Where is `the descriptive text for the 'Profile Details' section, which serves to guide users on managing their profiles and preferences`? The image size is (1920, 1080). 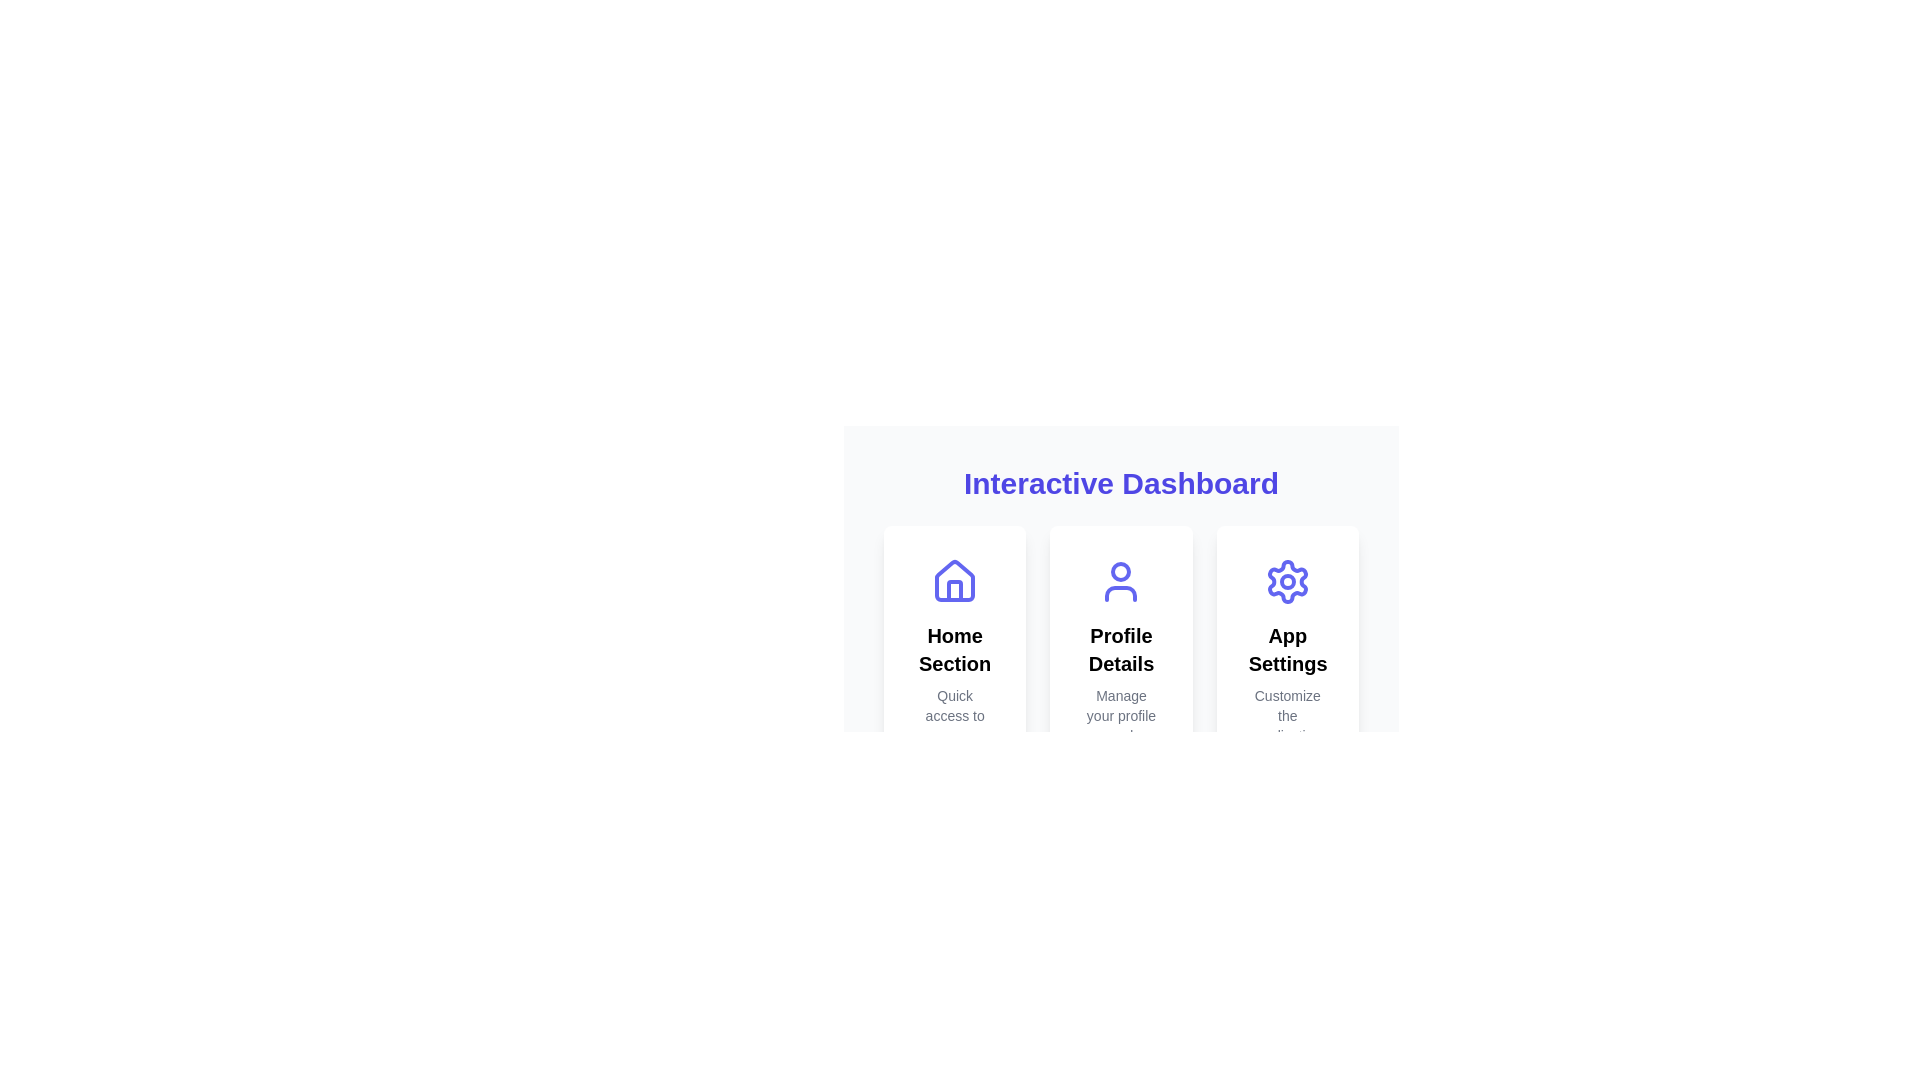 the descriptive text for the 'Profile Details' section, which serves to guide users on managing their profiles and preferences is located at coordinates (1121, 725).